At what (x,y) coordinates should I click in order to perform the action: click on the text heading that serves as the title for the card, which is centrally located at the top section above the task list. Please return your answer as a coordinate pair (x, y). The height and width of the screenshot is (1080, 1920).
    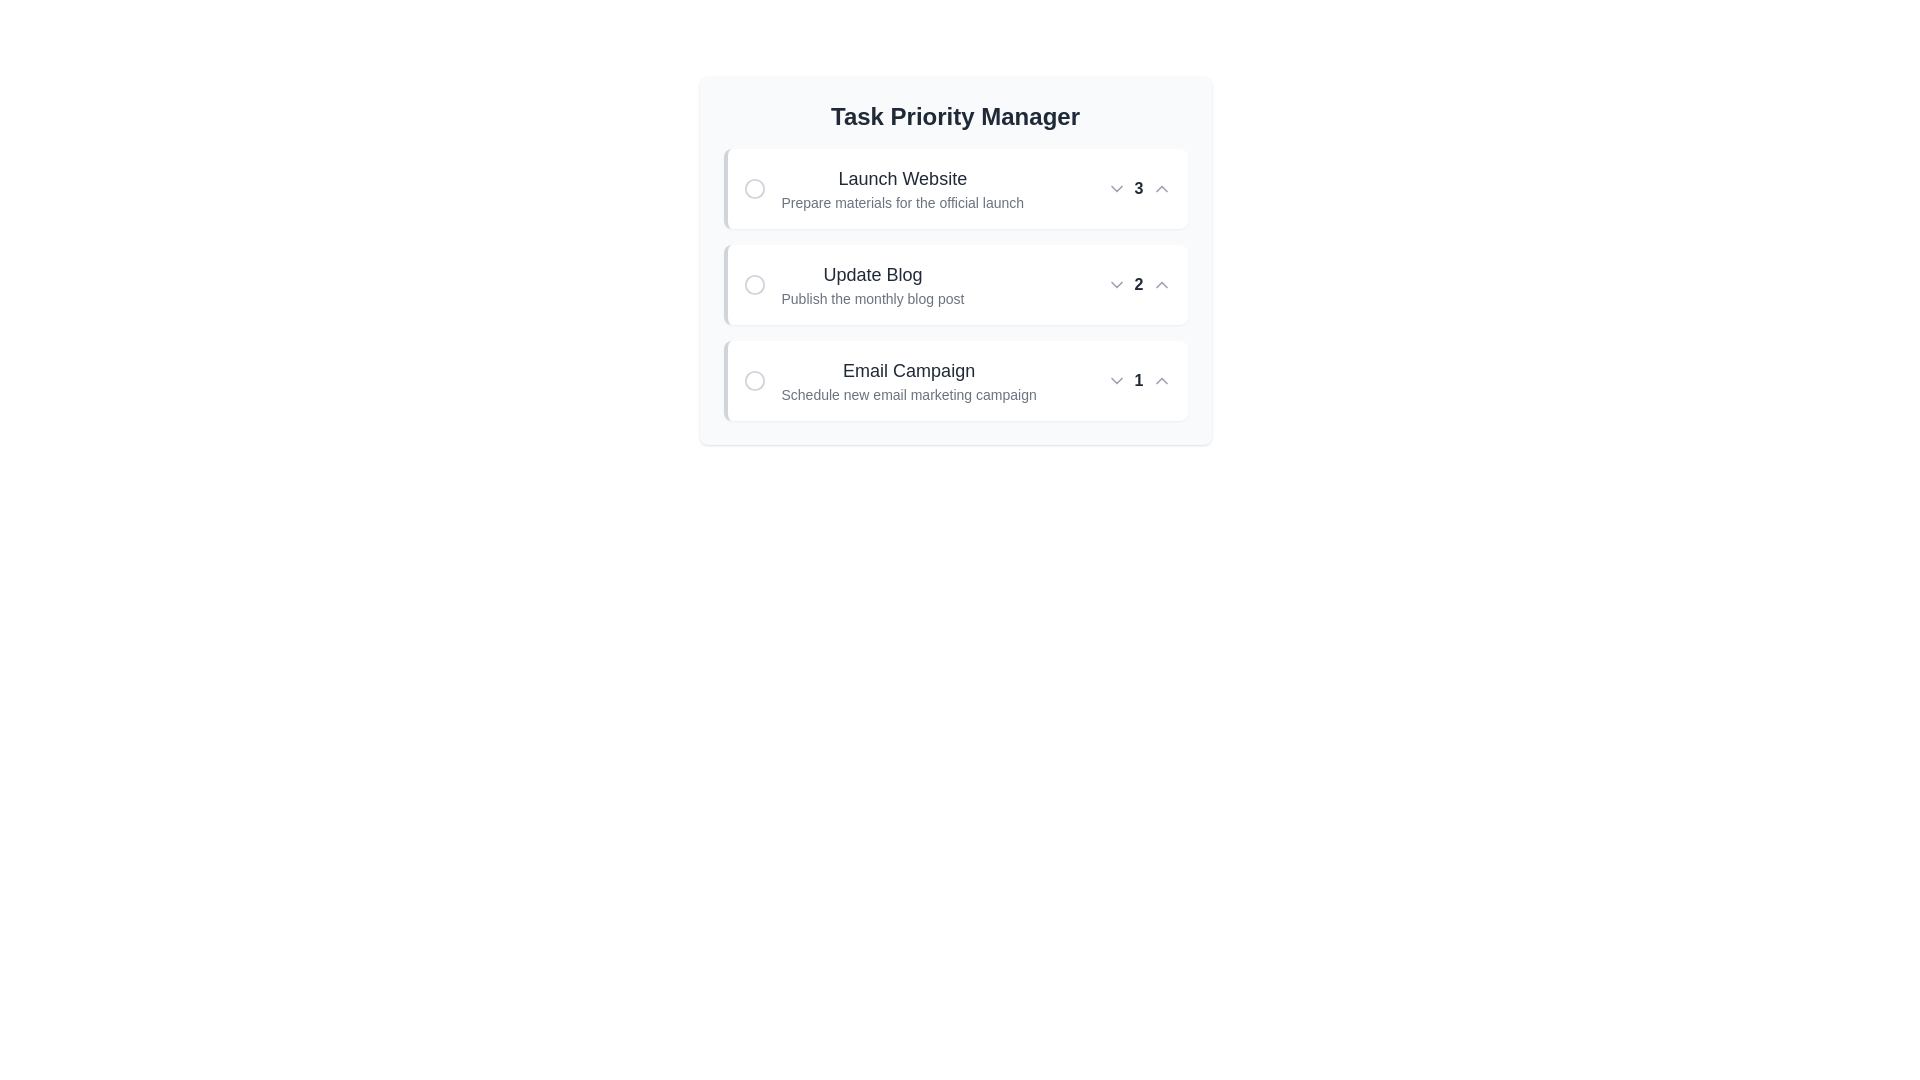
    Looking at the image, I should click on (954, 116).